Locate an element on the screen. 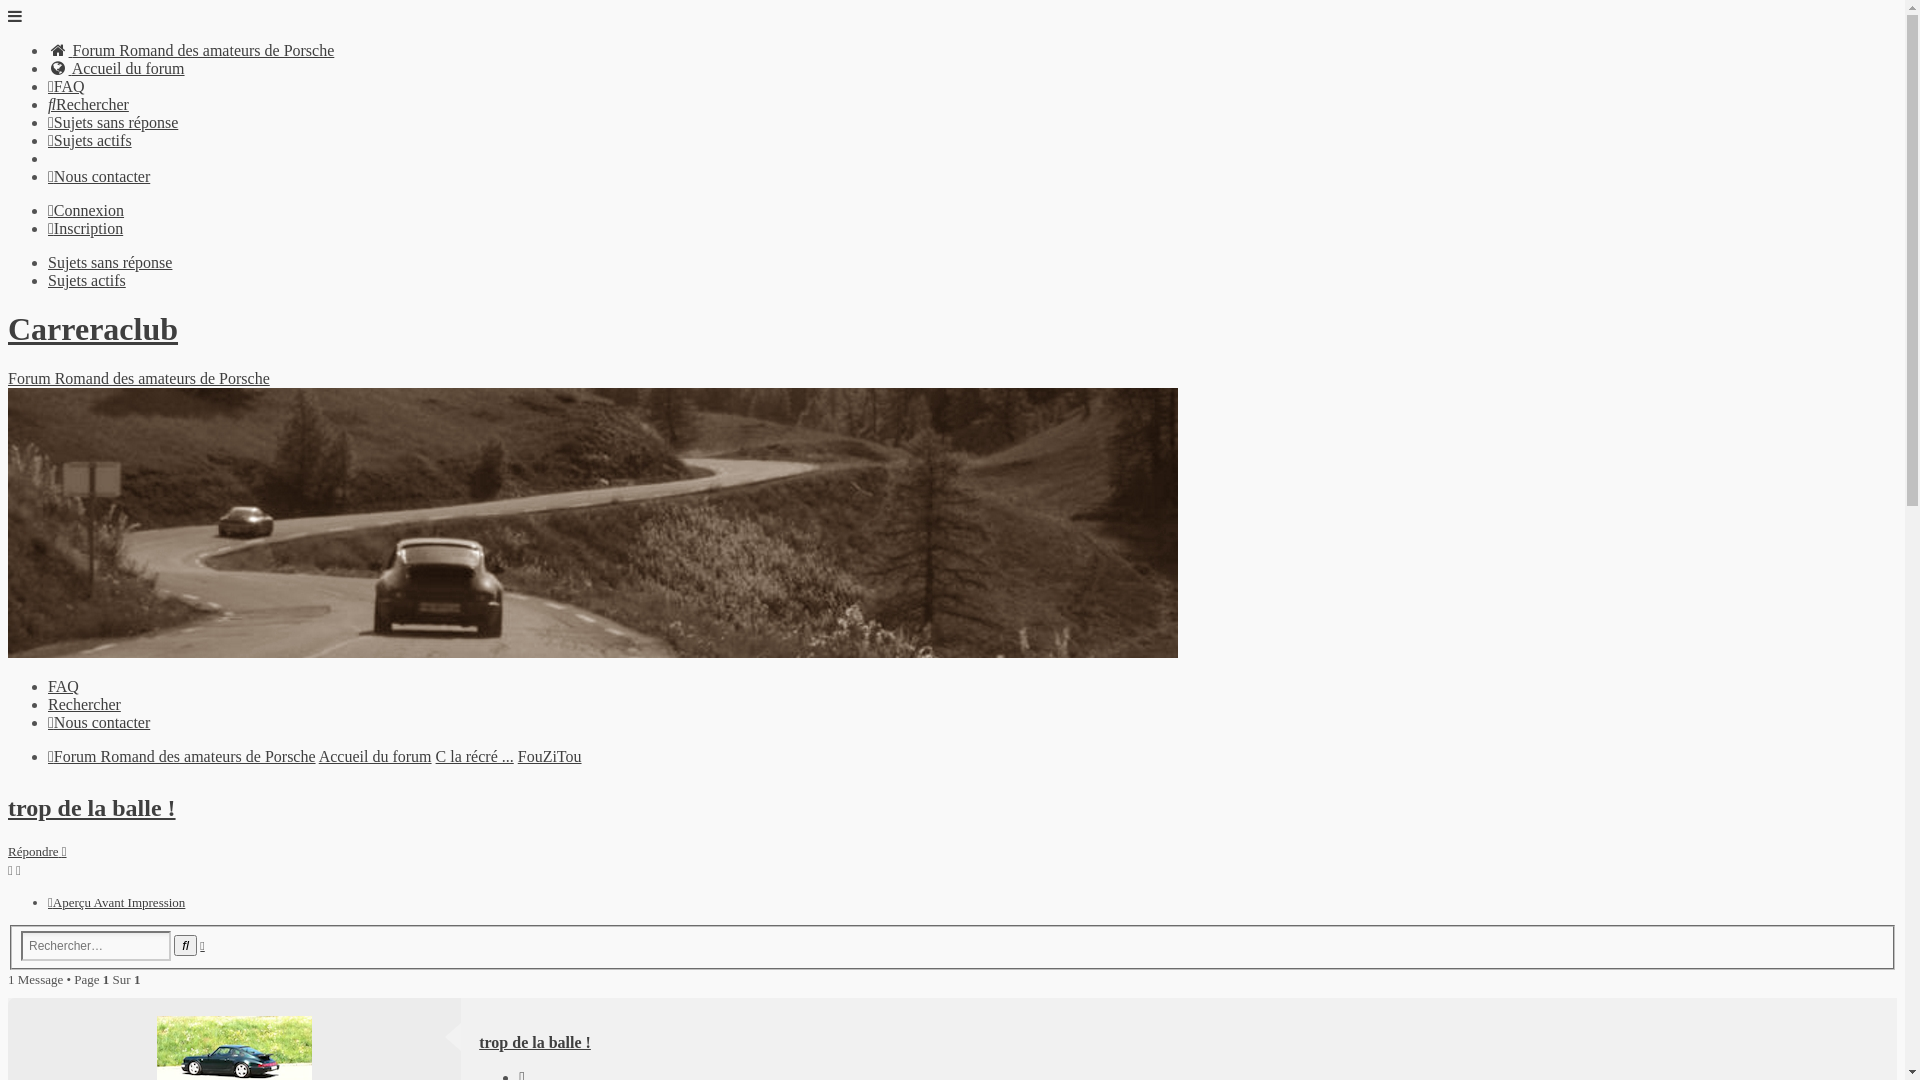  'Rechercher' is located at coordinates (87, 104).